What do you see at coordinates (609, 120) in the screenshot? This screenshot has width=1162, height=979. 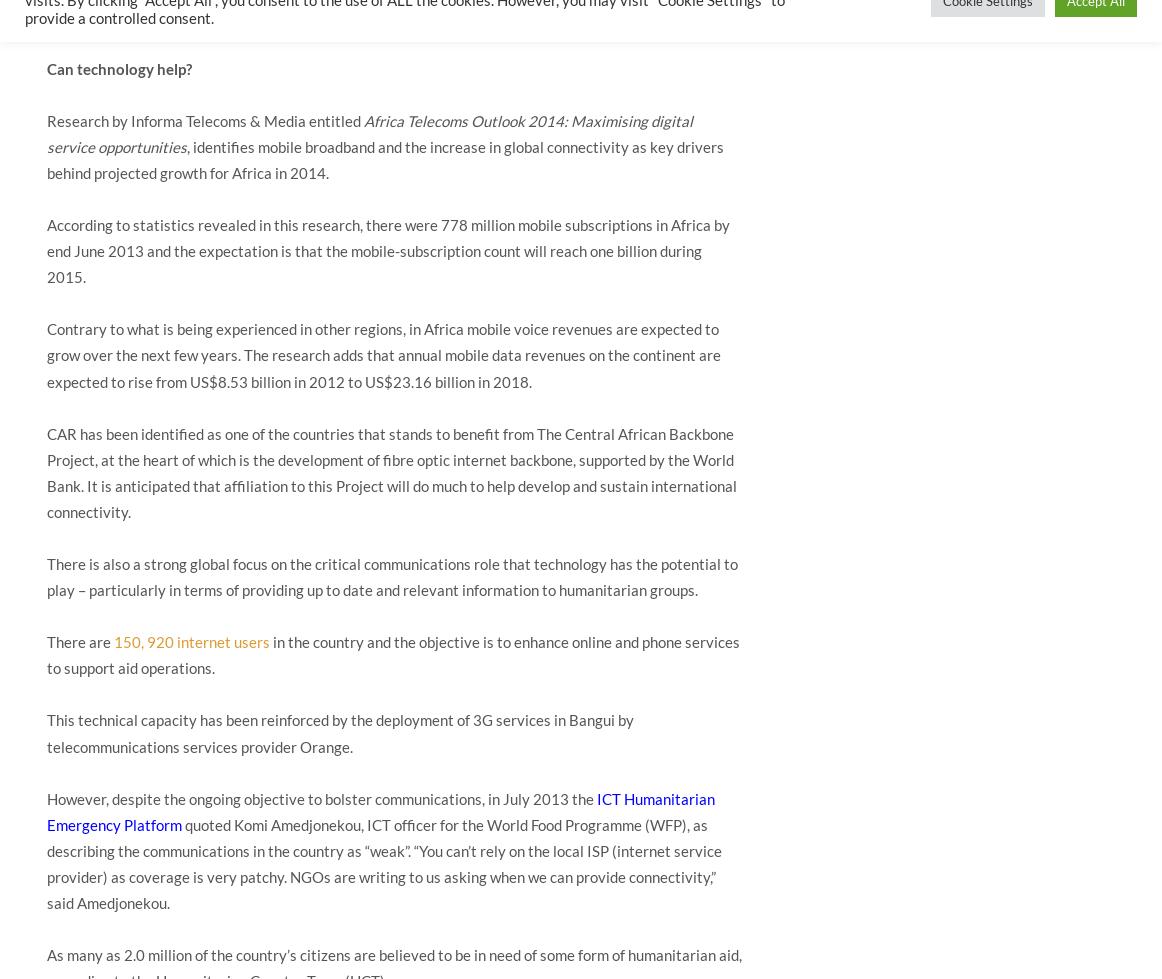 I see `'Maximising'` at bounding box center [609, 120].